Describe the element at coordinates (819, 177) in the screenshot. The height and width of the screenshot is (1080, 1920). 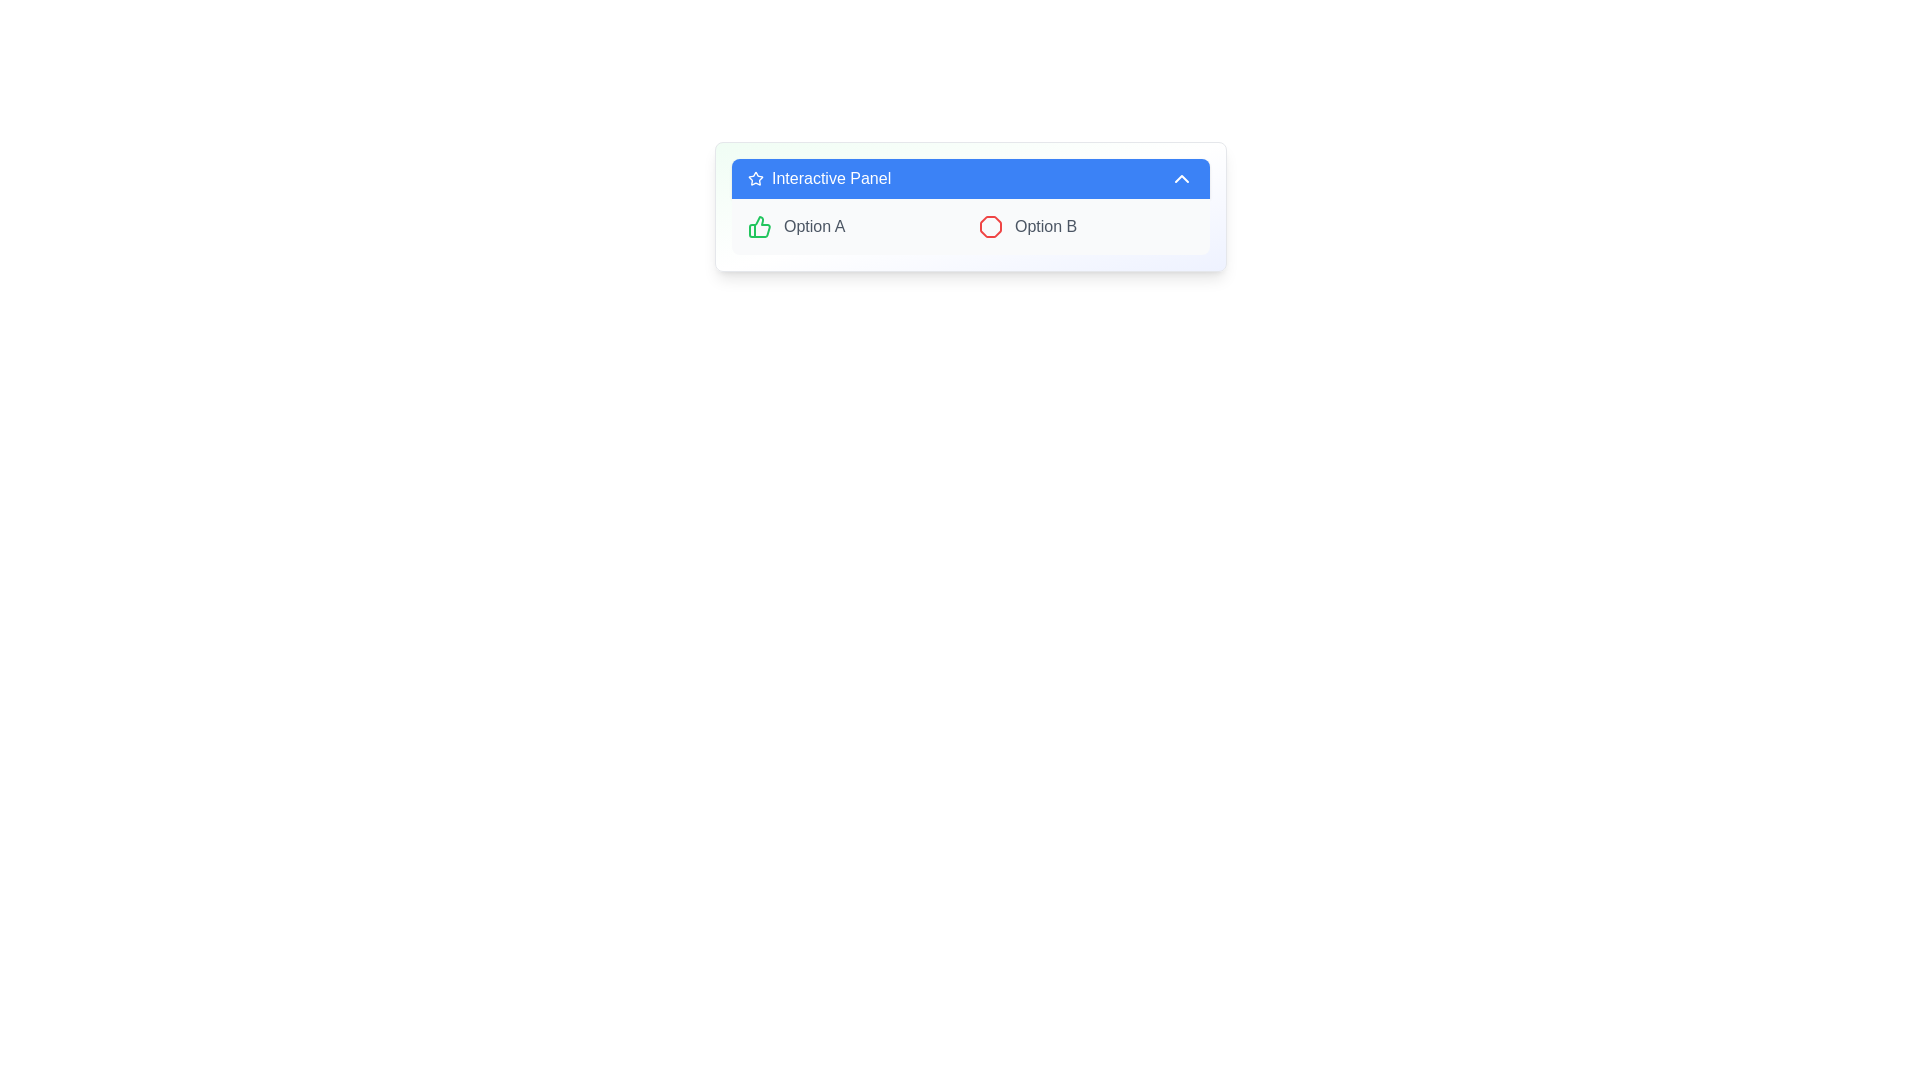
I see `the descriptive header element located in the blue panel at the top of the group` at that location.